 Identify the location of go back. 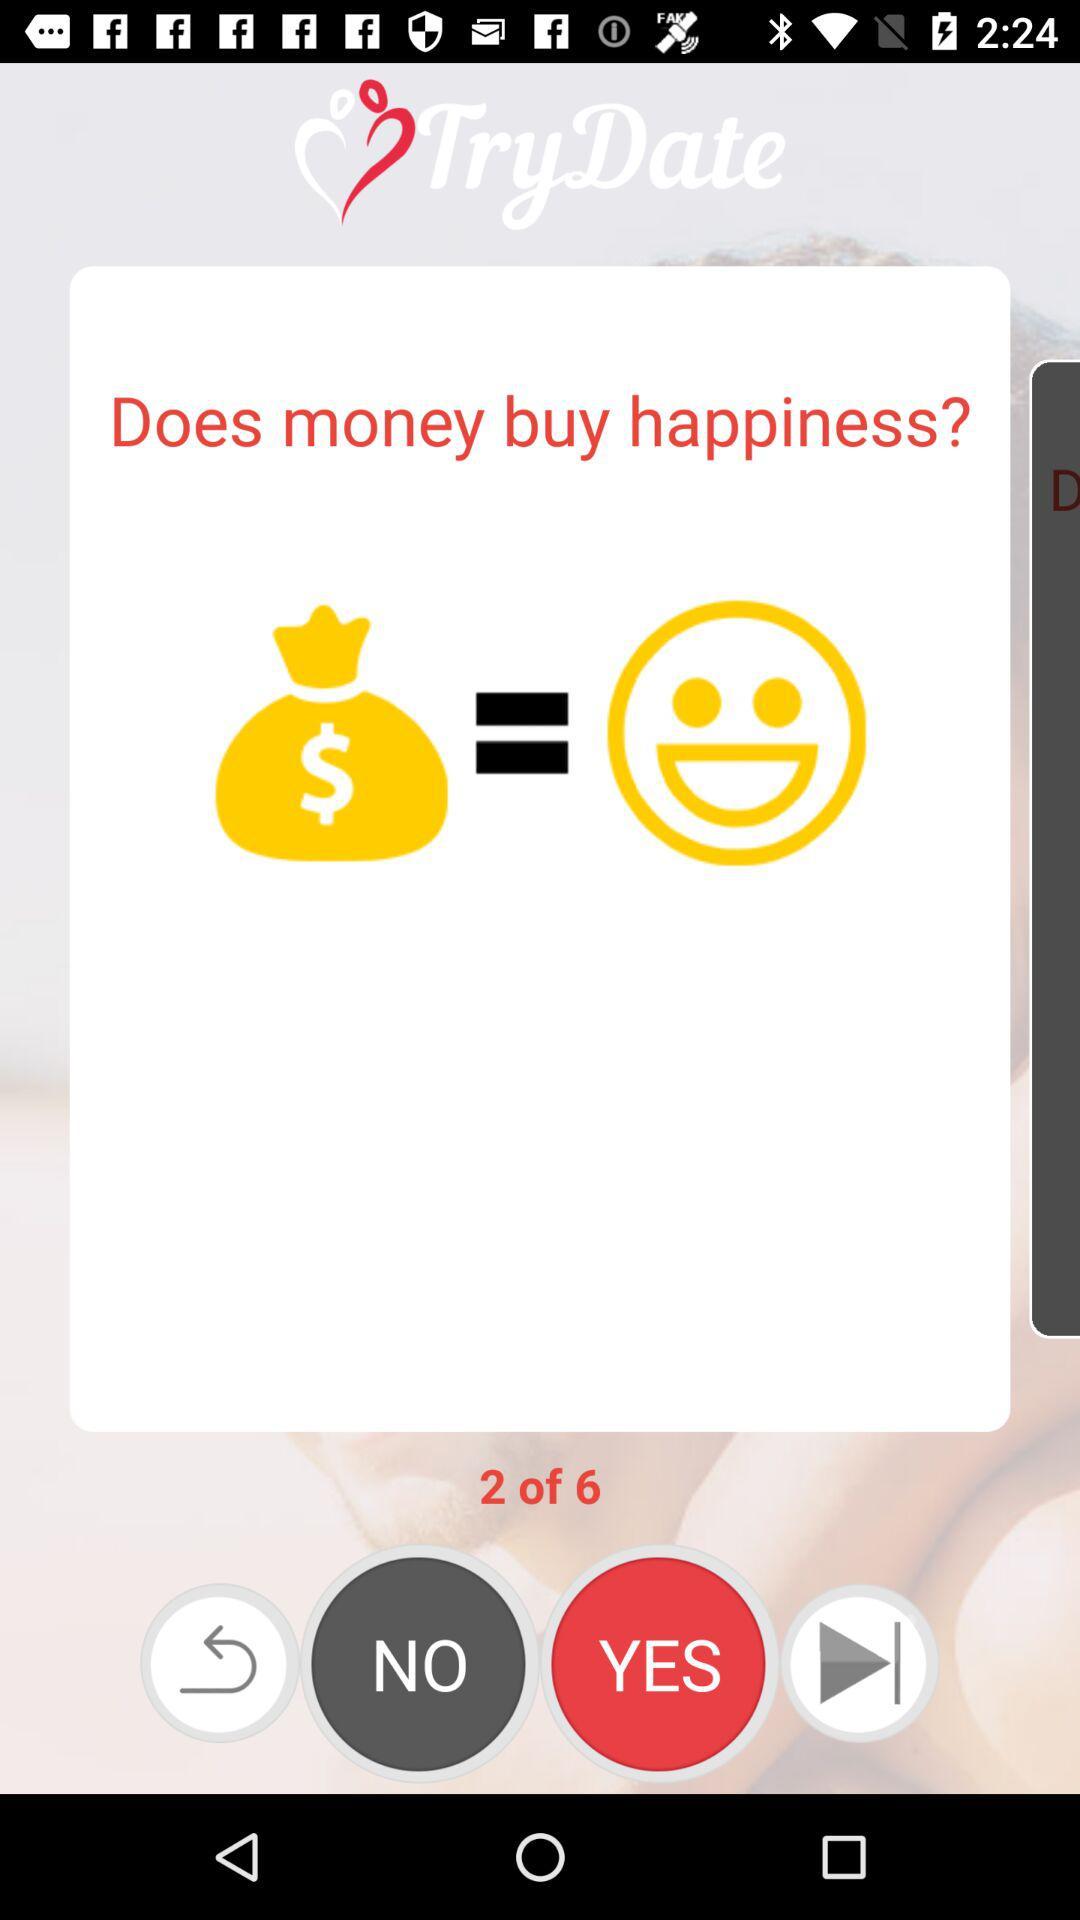
(220, 1663).